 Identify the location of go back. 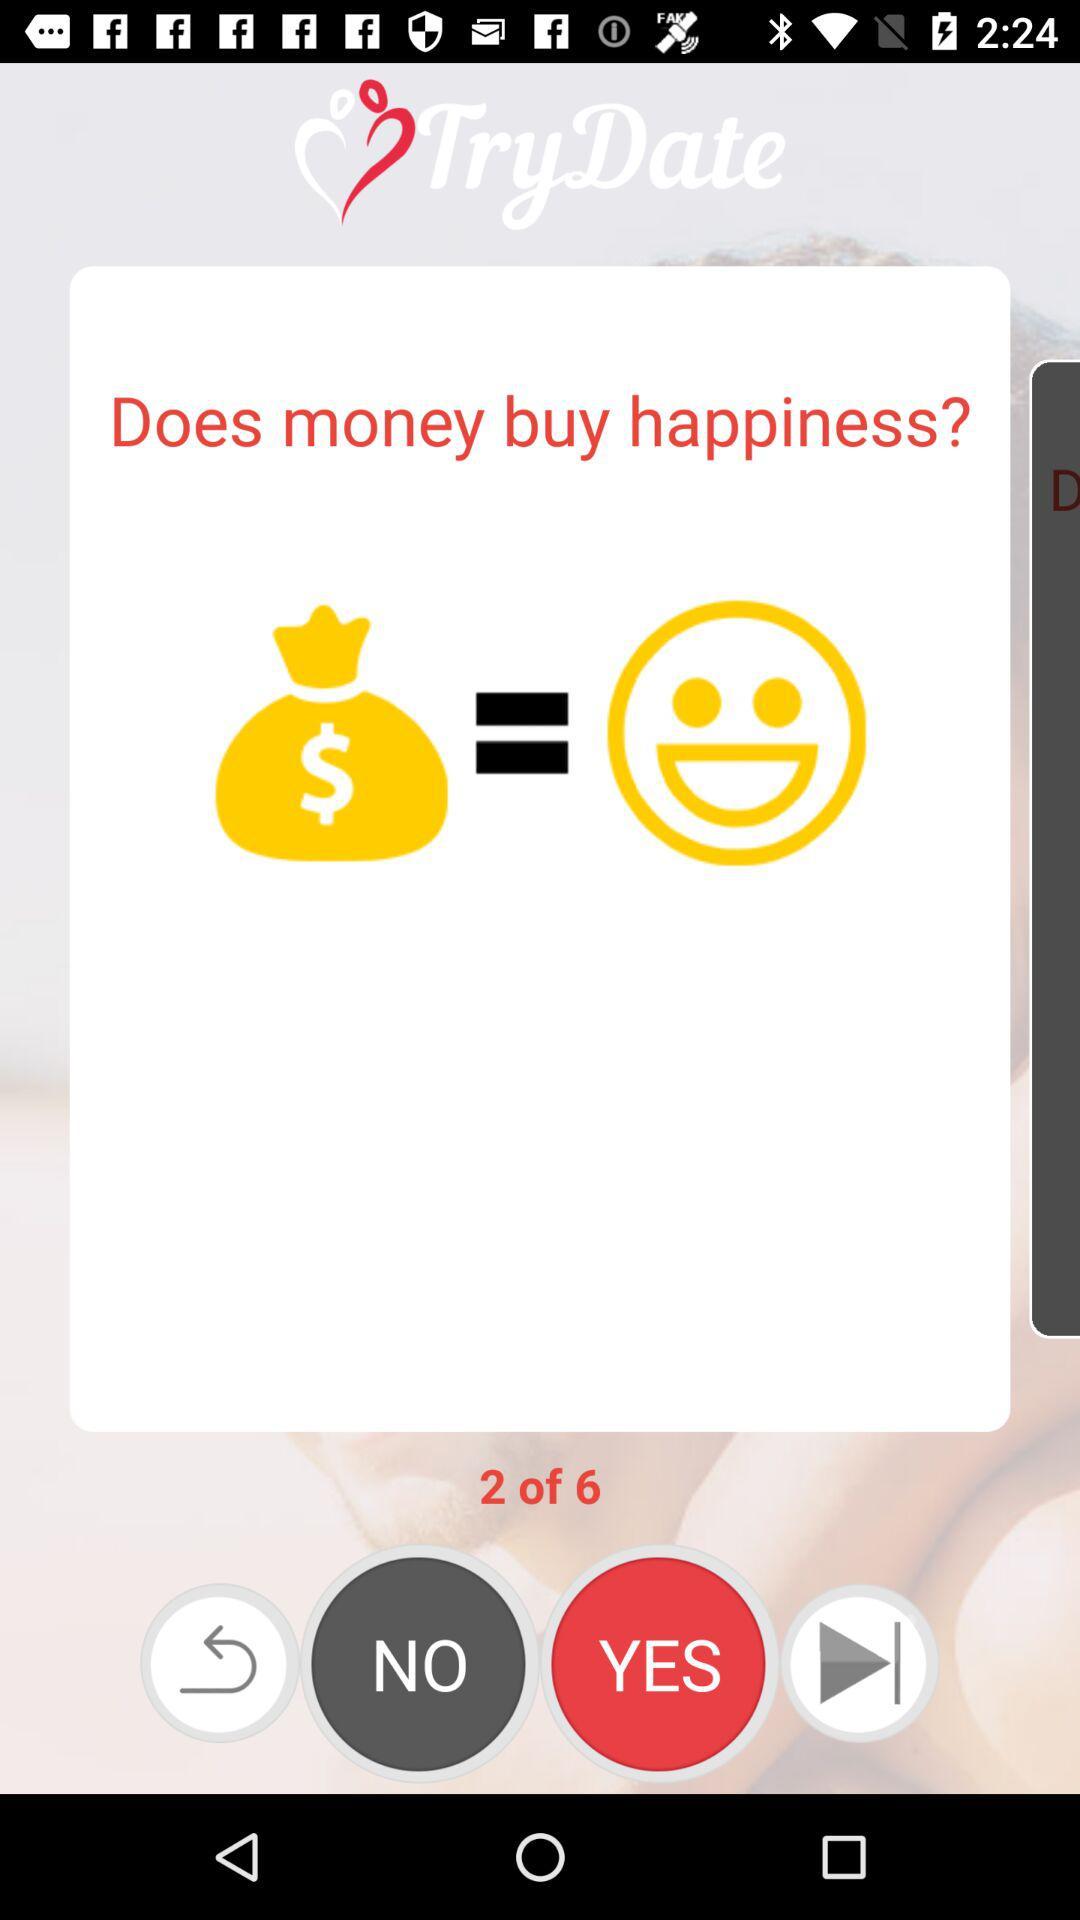
(220, 1663).